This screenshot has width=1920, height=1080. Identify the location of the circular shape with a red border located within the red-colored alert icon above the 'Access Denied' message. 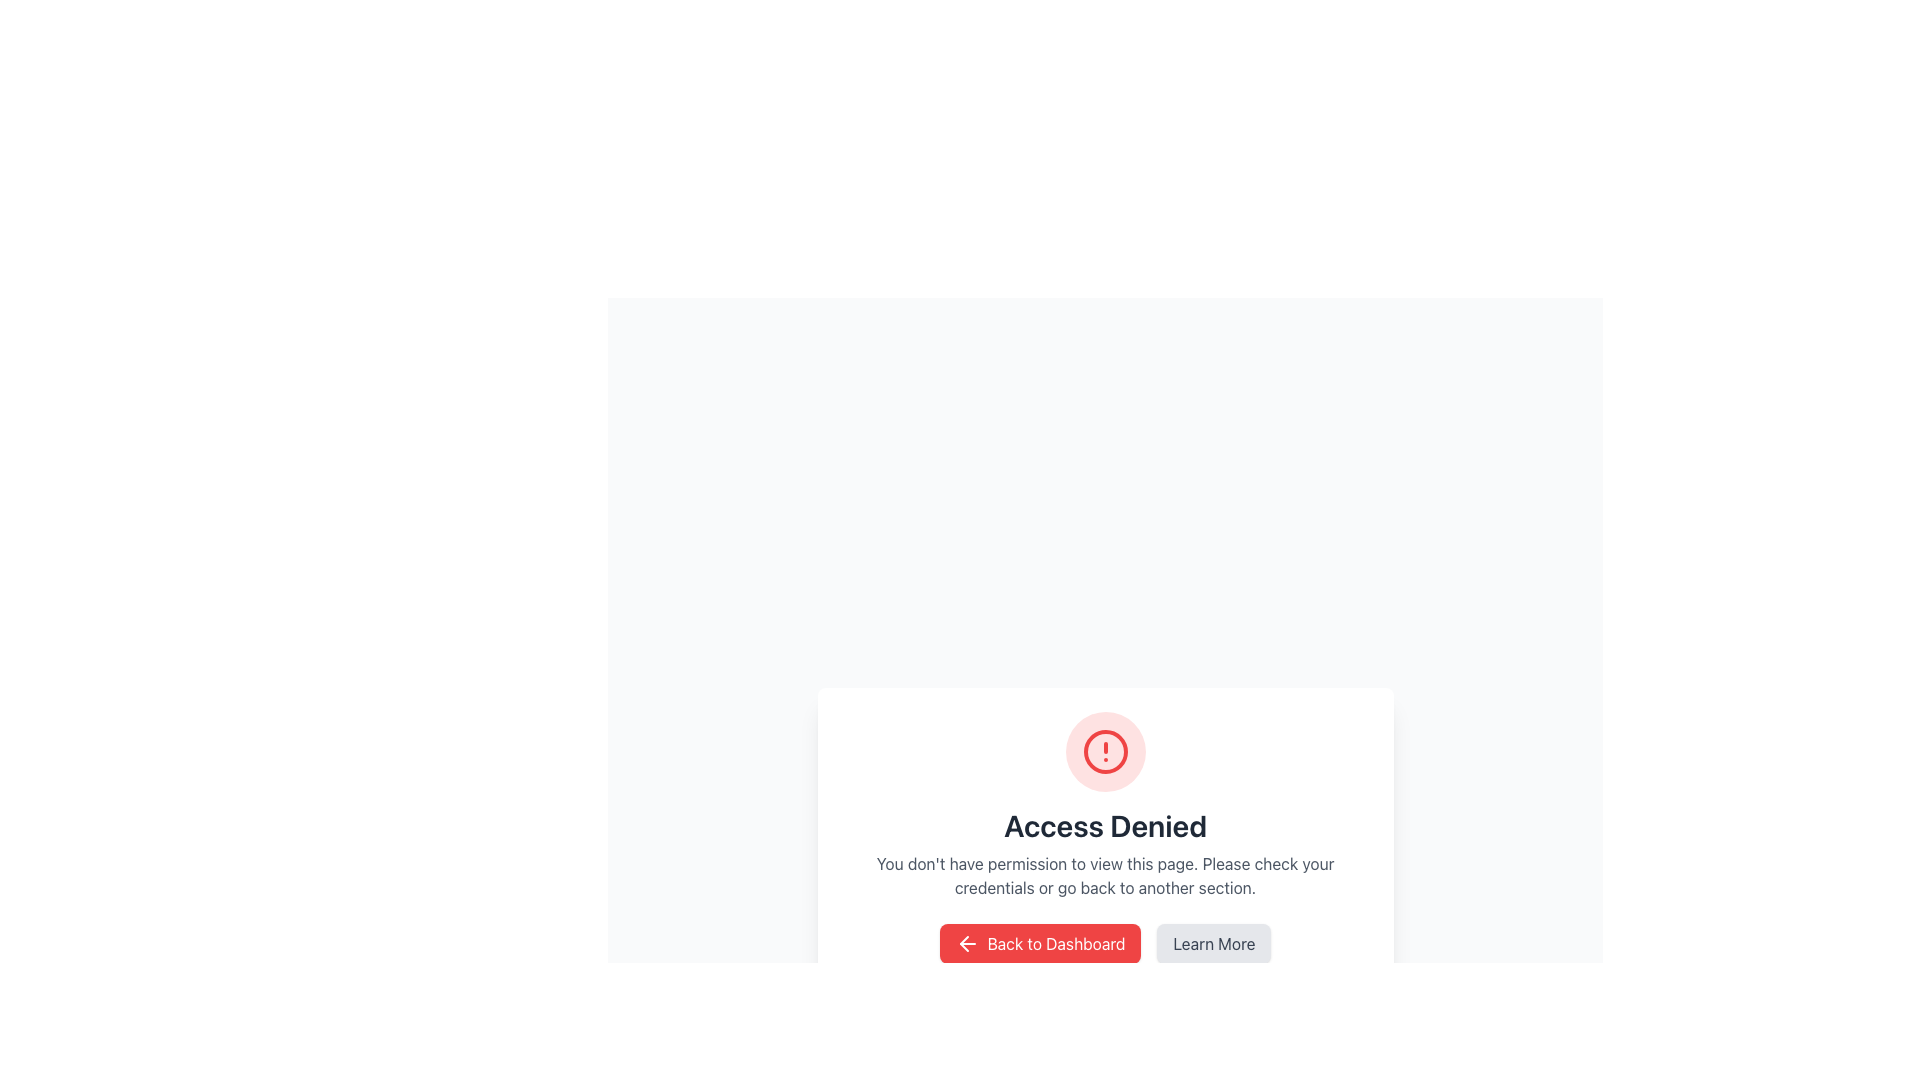
(1104, 752).